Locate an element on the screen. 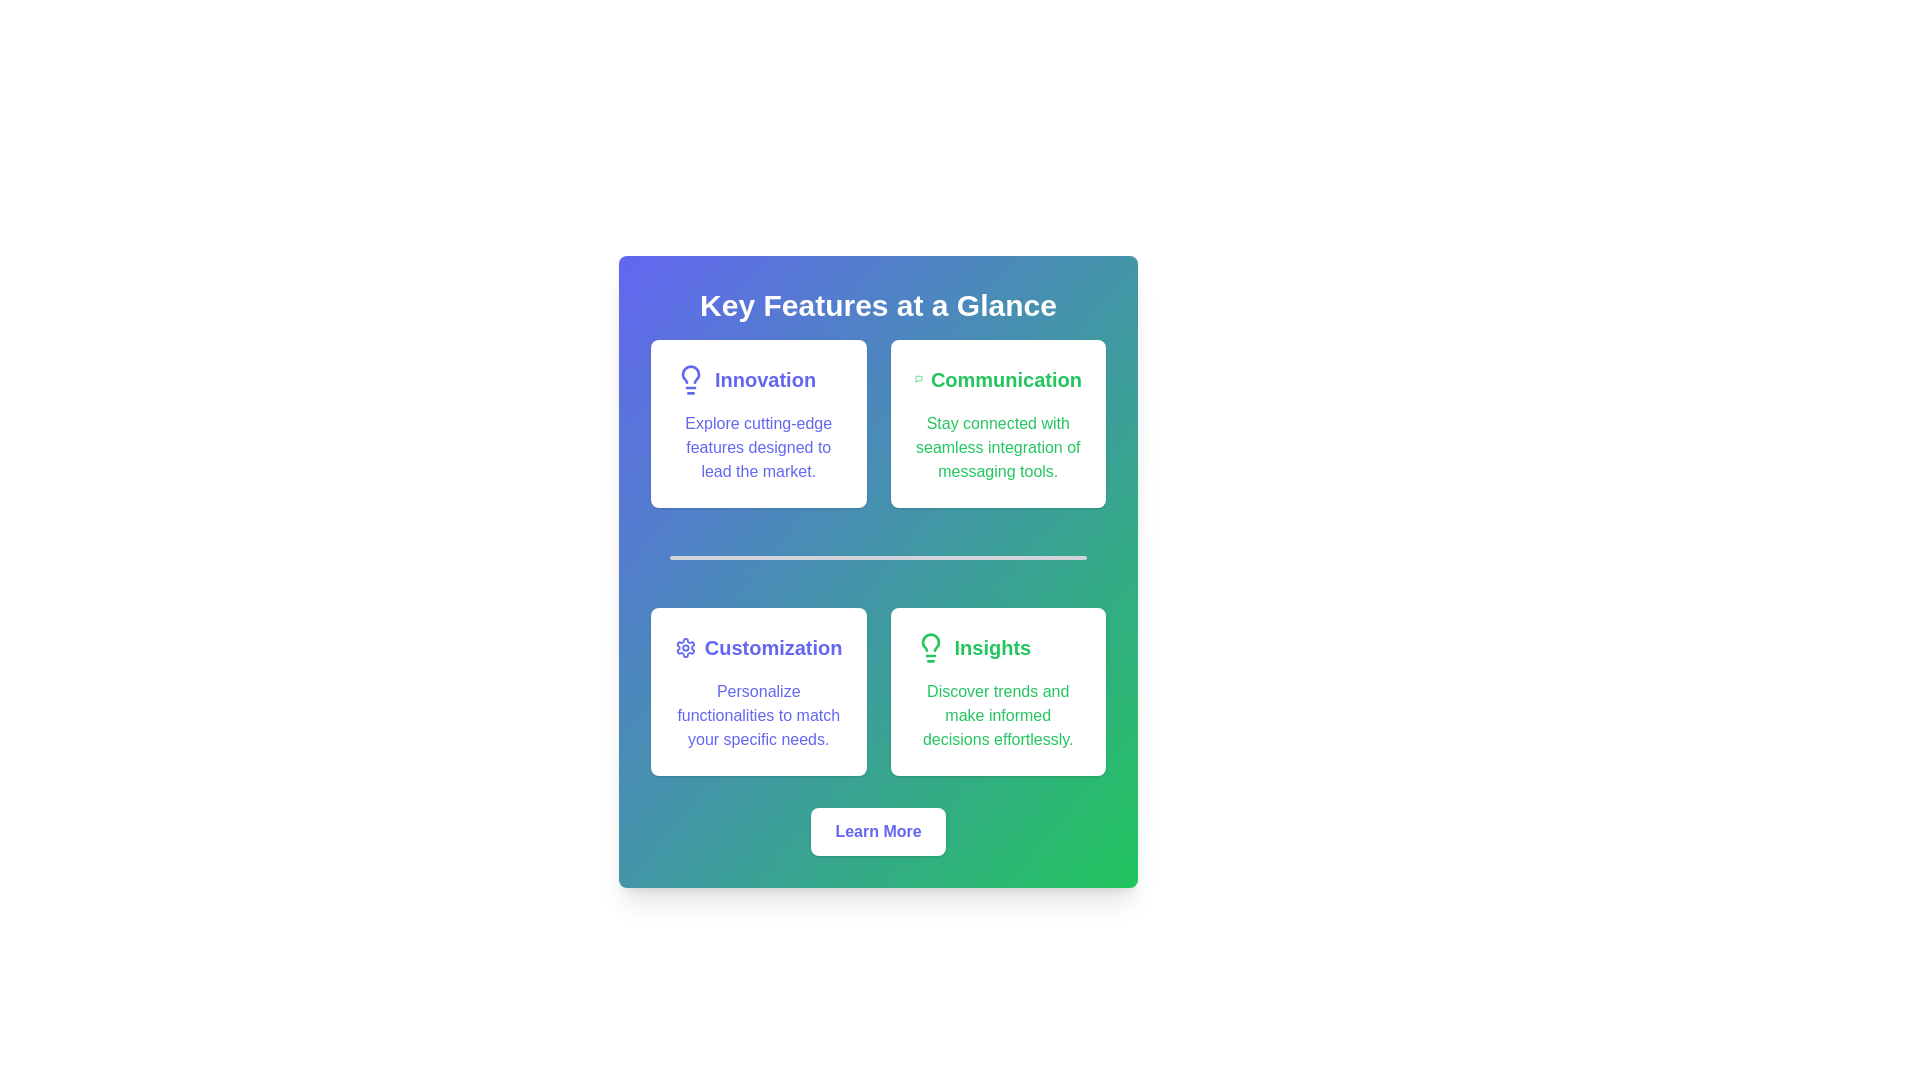 The width and height of the screenshot is (1920, 1080). the rectangular button with rounded corners, white background, and blue text reading 'Learn More' is located at coordinates (878, 832).